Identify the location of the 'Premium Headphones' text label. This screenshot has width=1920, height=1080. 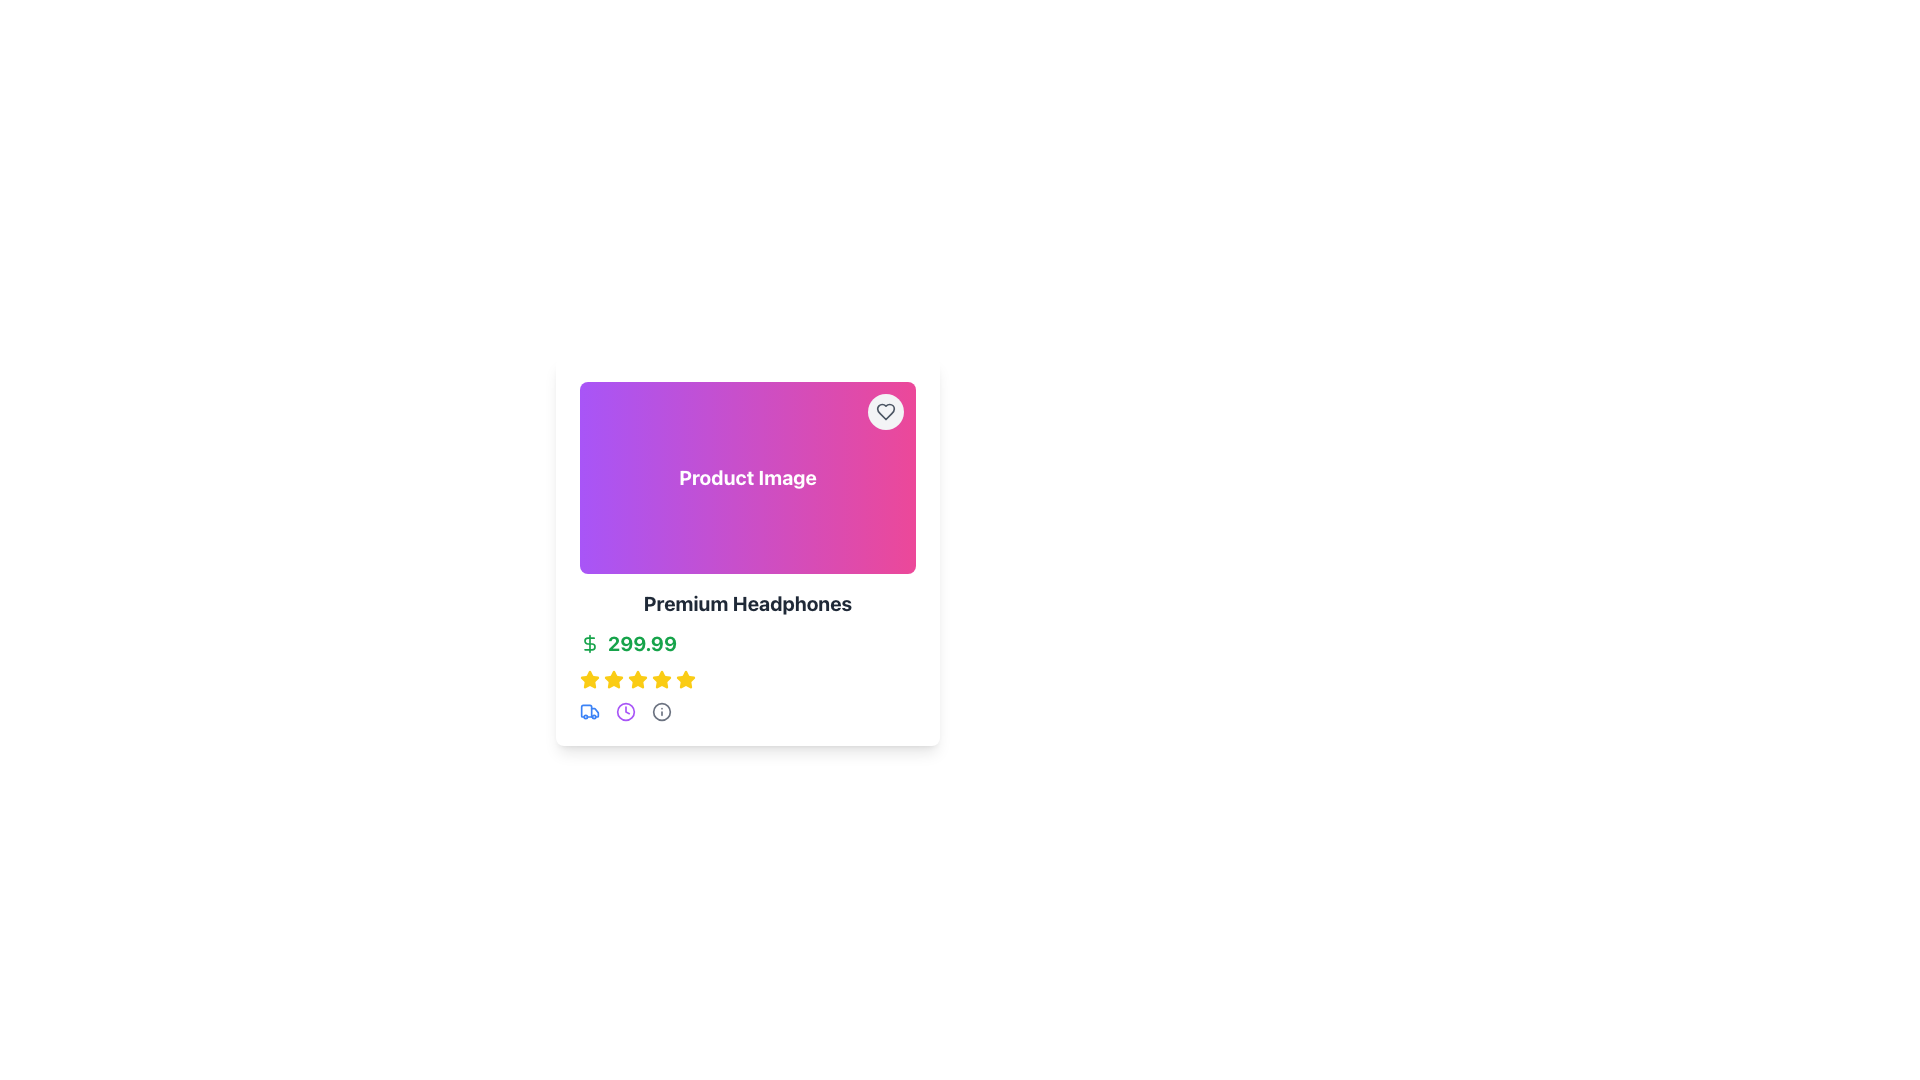
(747, 603).